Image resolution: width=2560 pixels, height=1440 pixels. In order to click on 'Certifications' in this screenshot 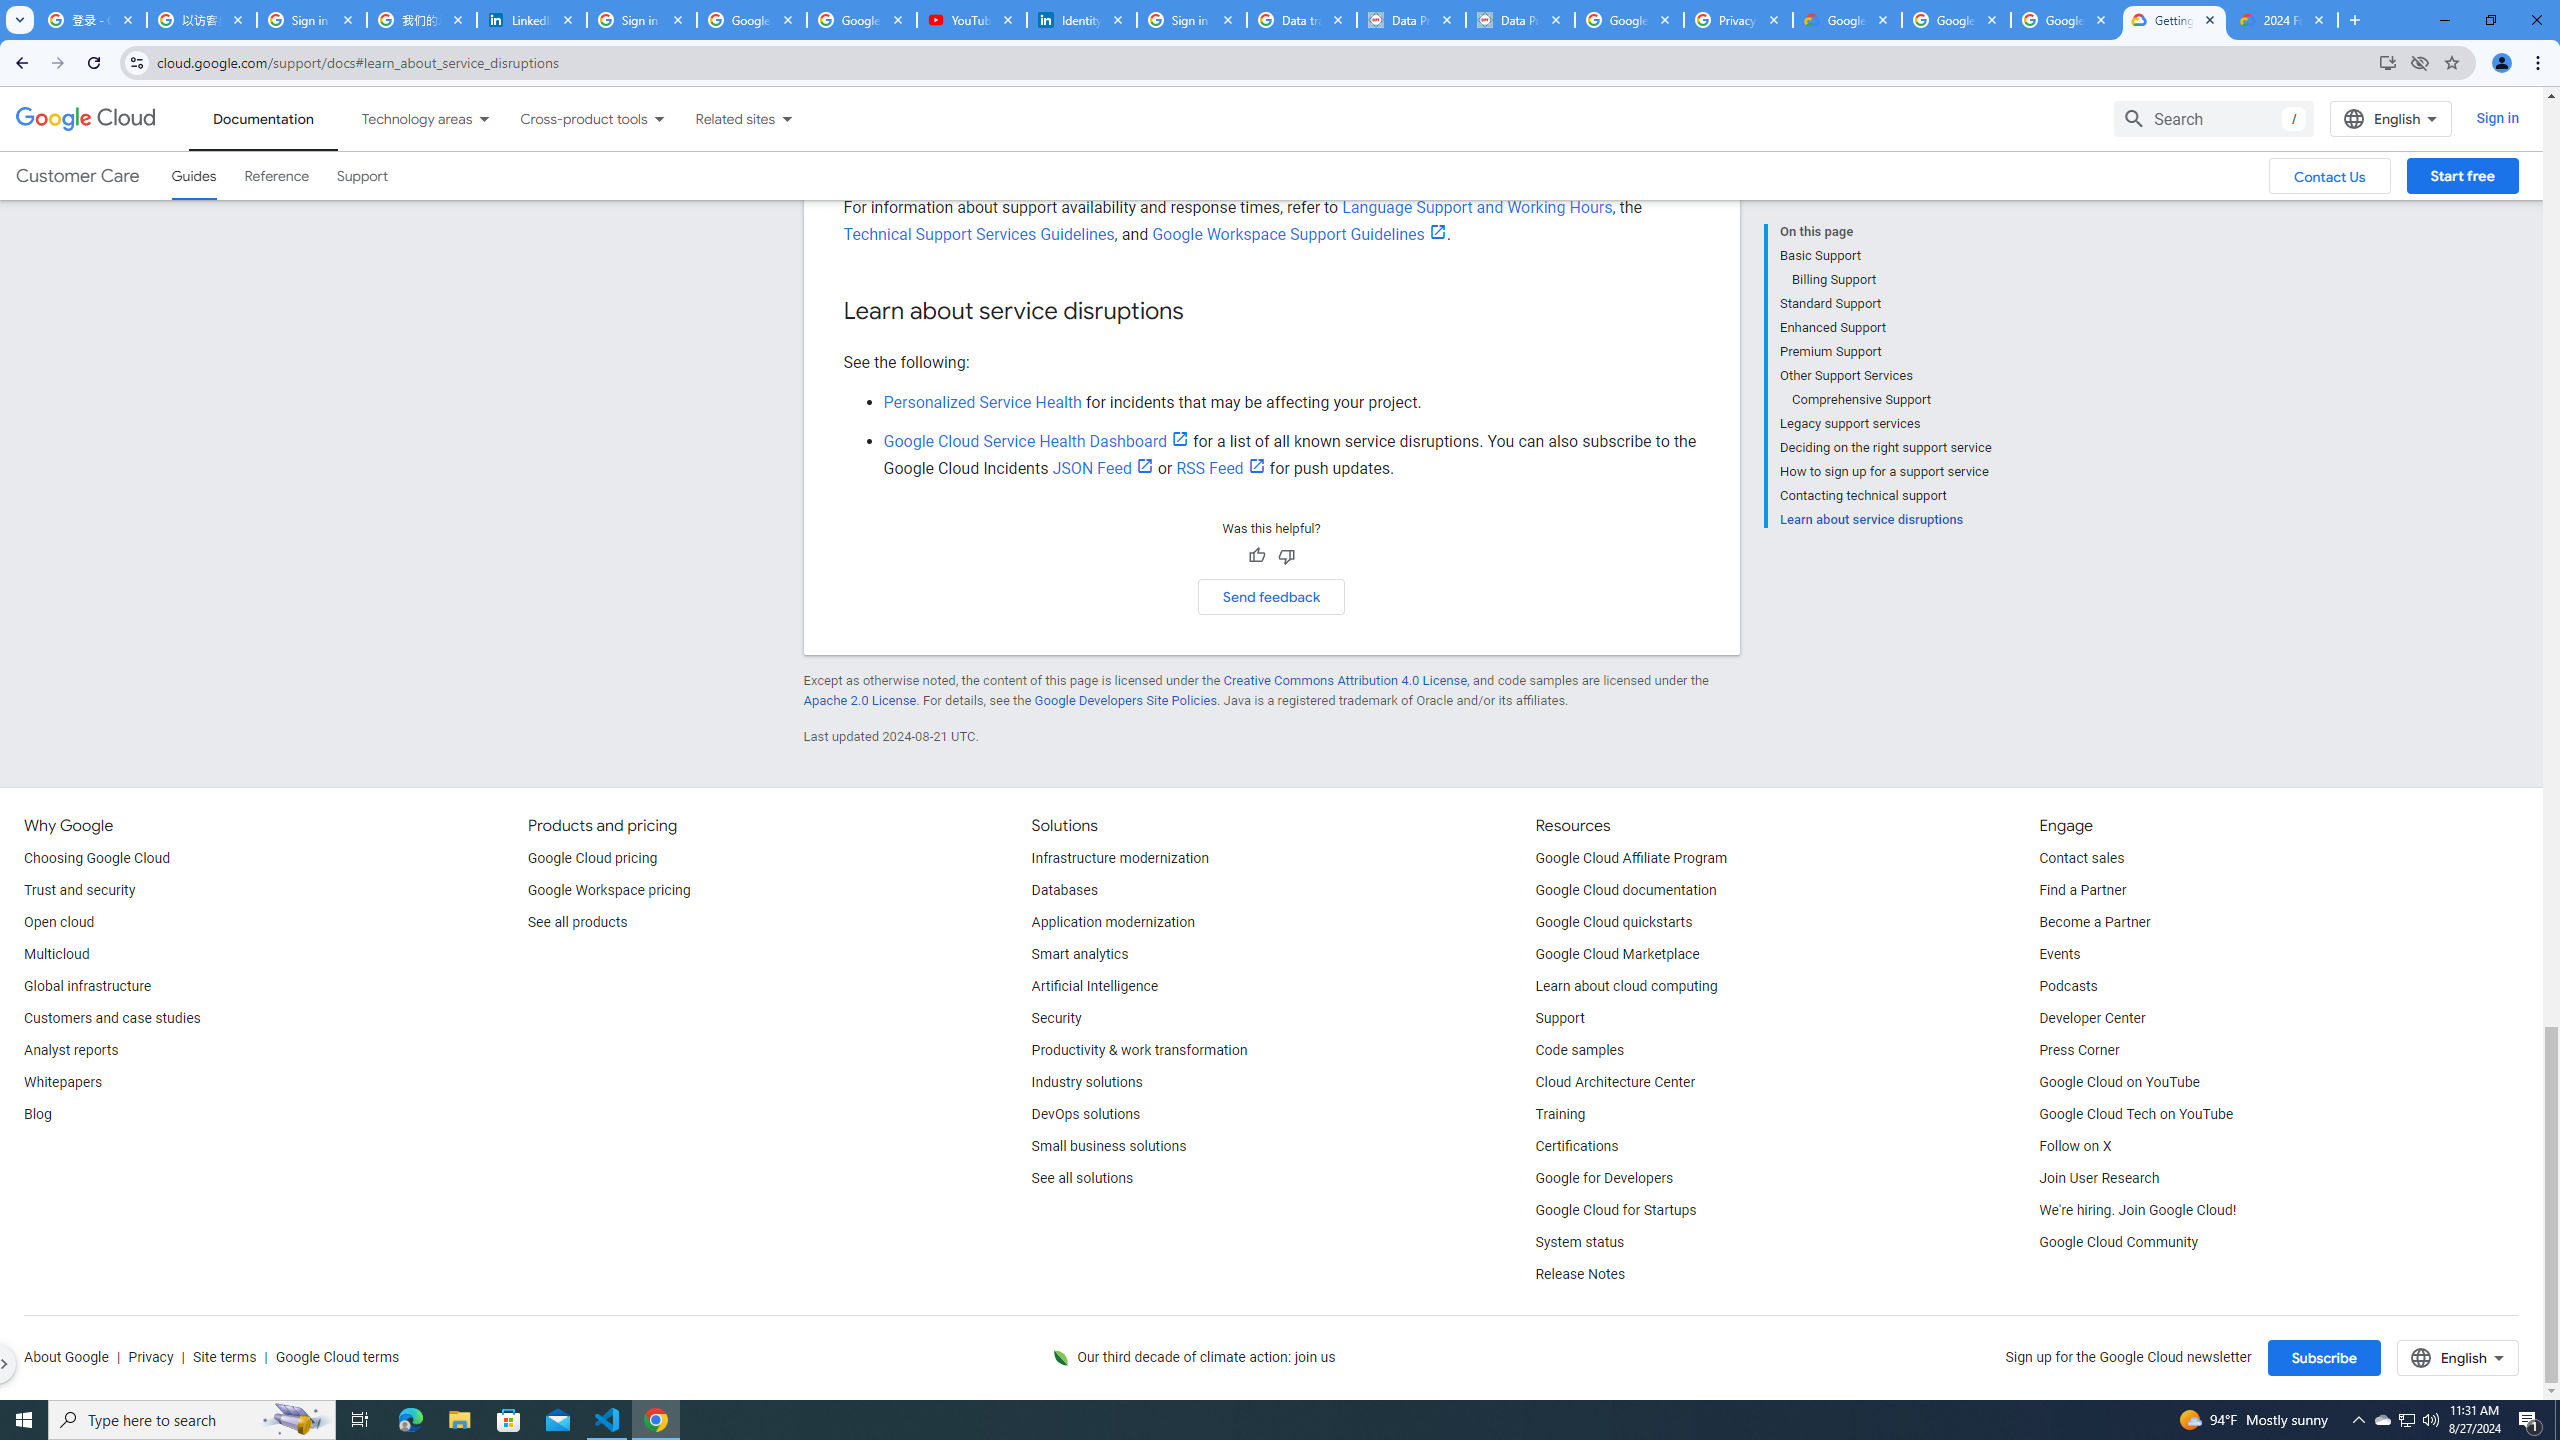, I will do `click(1575, 1145)`.